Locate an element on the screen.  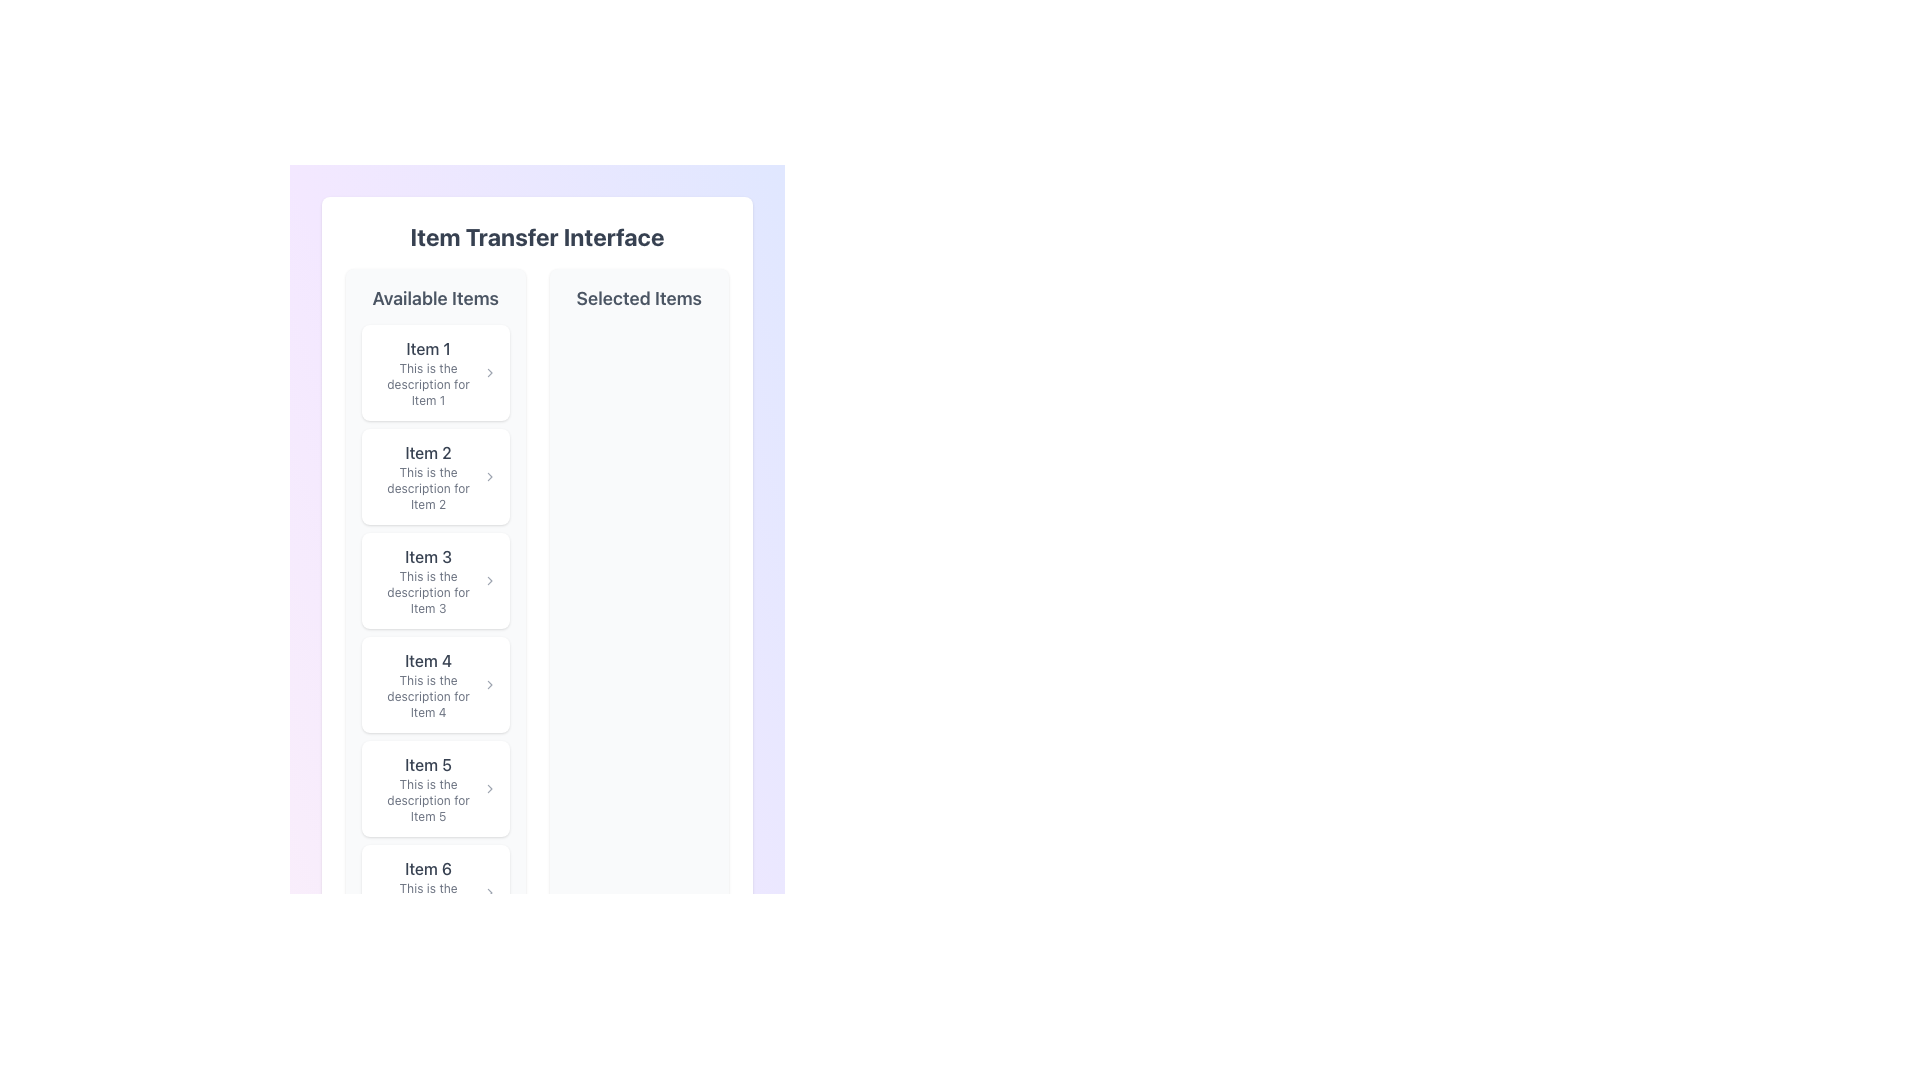
the Text label providing additional information relevant to 'Item 1' located in the 'Available Items' section is located at coordinates (427, 385).